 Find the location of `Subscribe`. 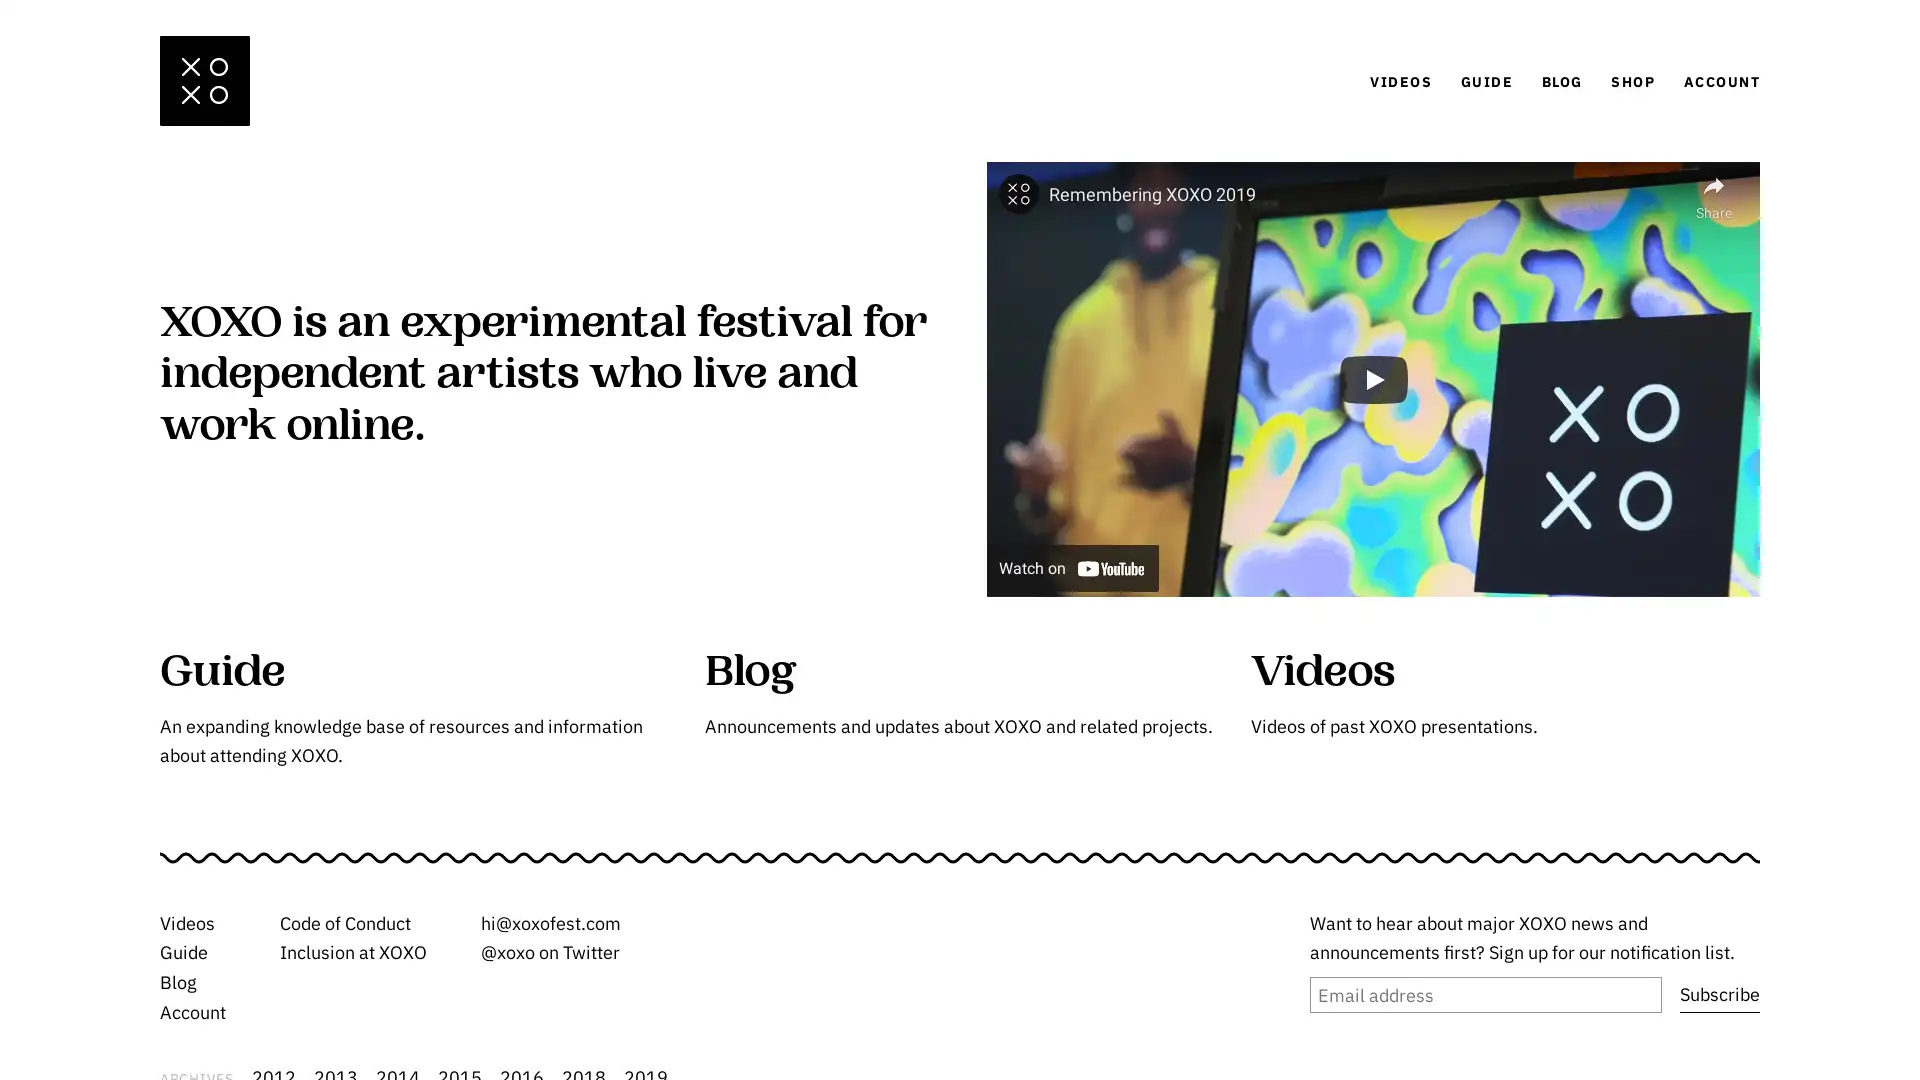

Subscribe is located at coordinates (1718, 995).